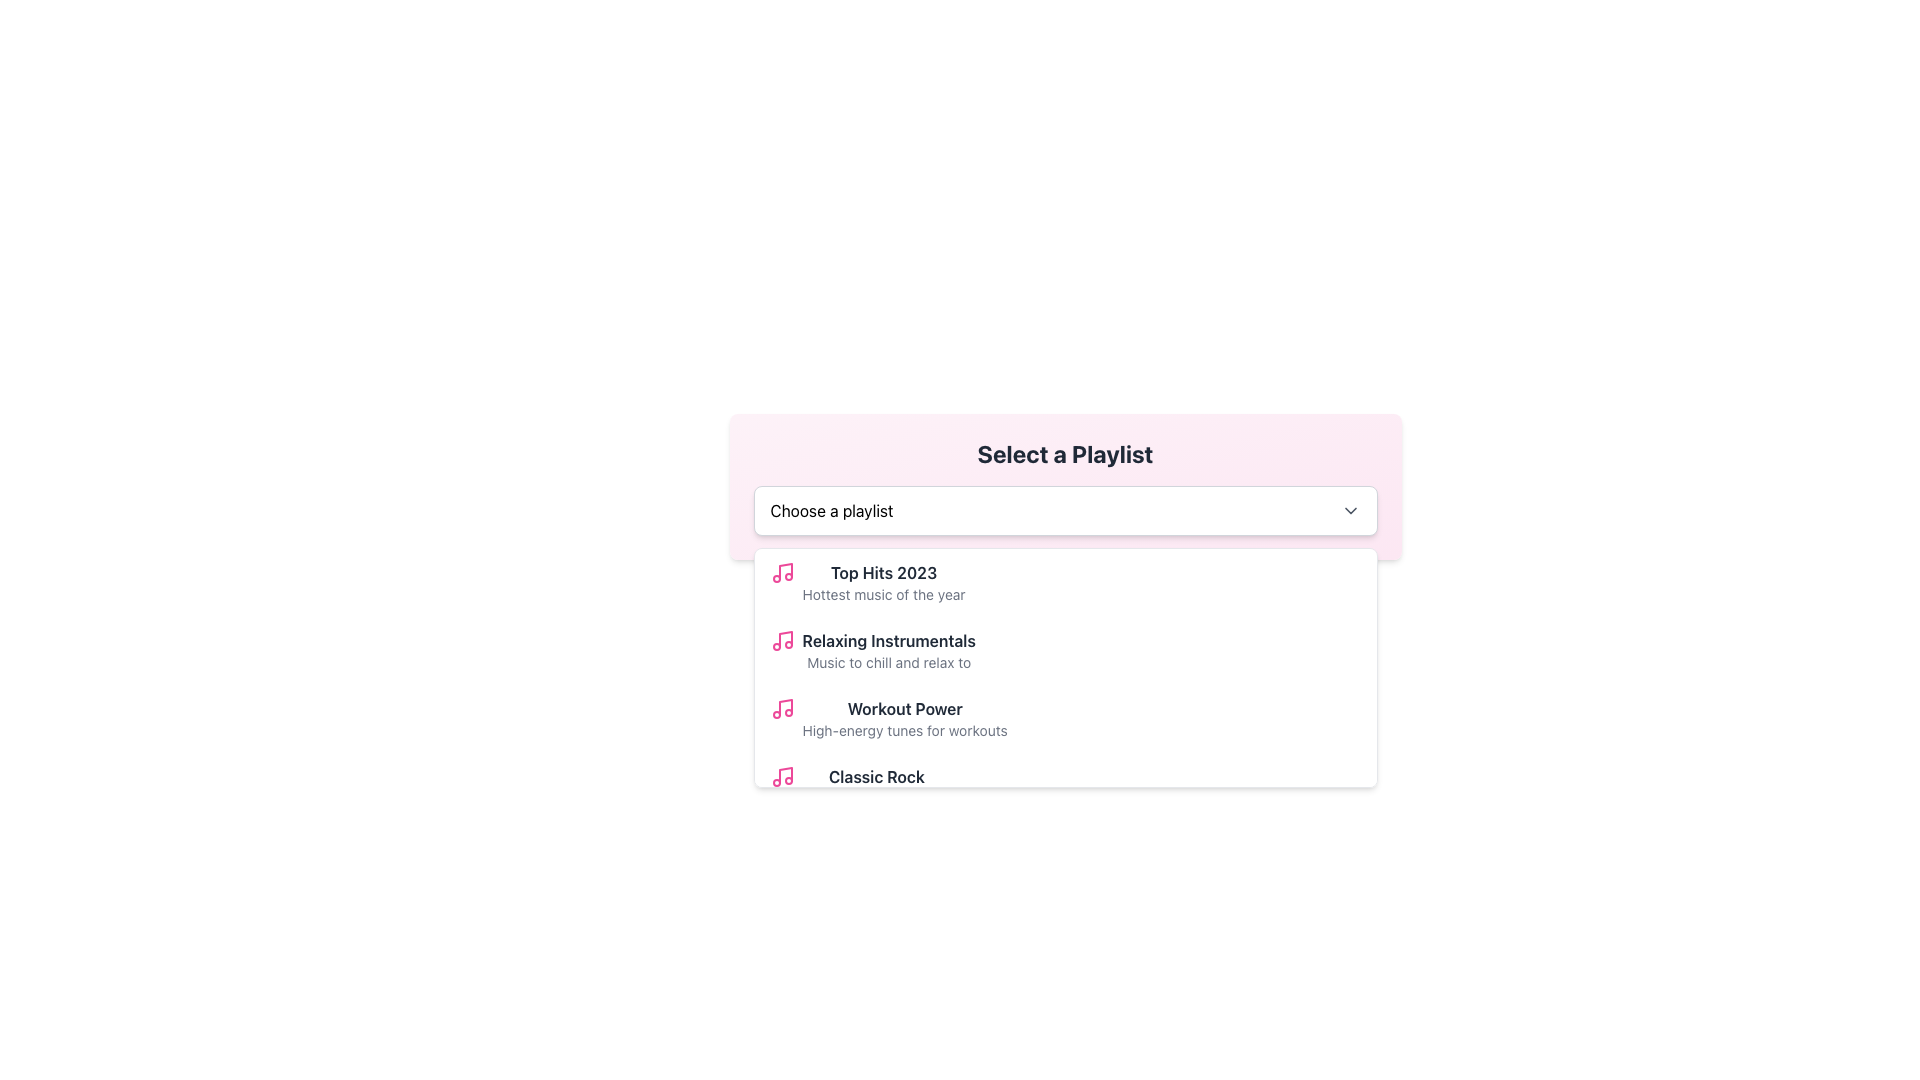  What do you see at coordinates (882, 573) in the screenshot?
I see `the 'Top Hits 2023' playlist title in the playlist menu` at bounding box center [882, 573].